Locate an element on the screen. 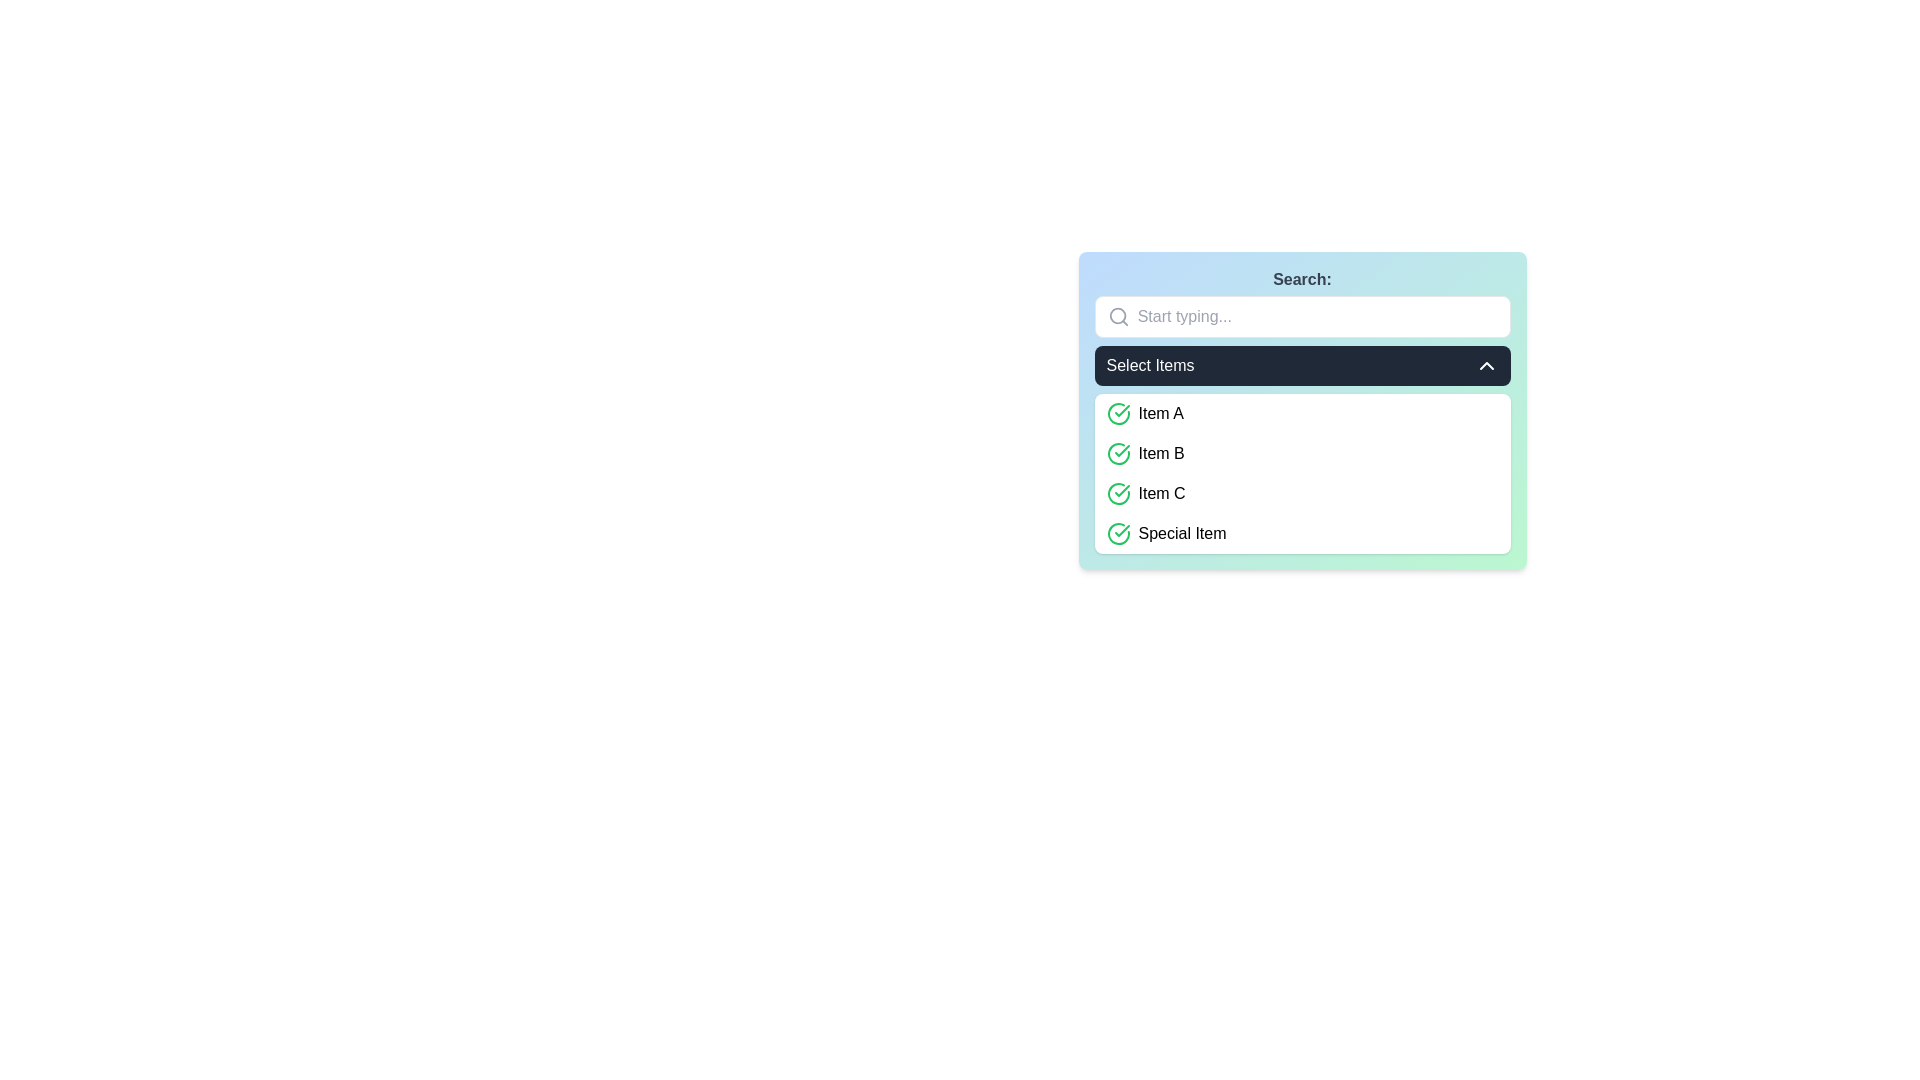 The height and width of the screenshot is (1080, 1920). the chevron up icon button located at the far right of the dark background bar labeled 'Select Items' is located at coordinates (1486, 366).